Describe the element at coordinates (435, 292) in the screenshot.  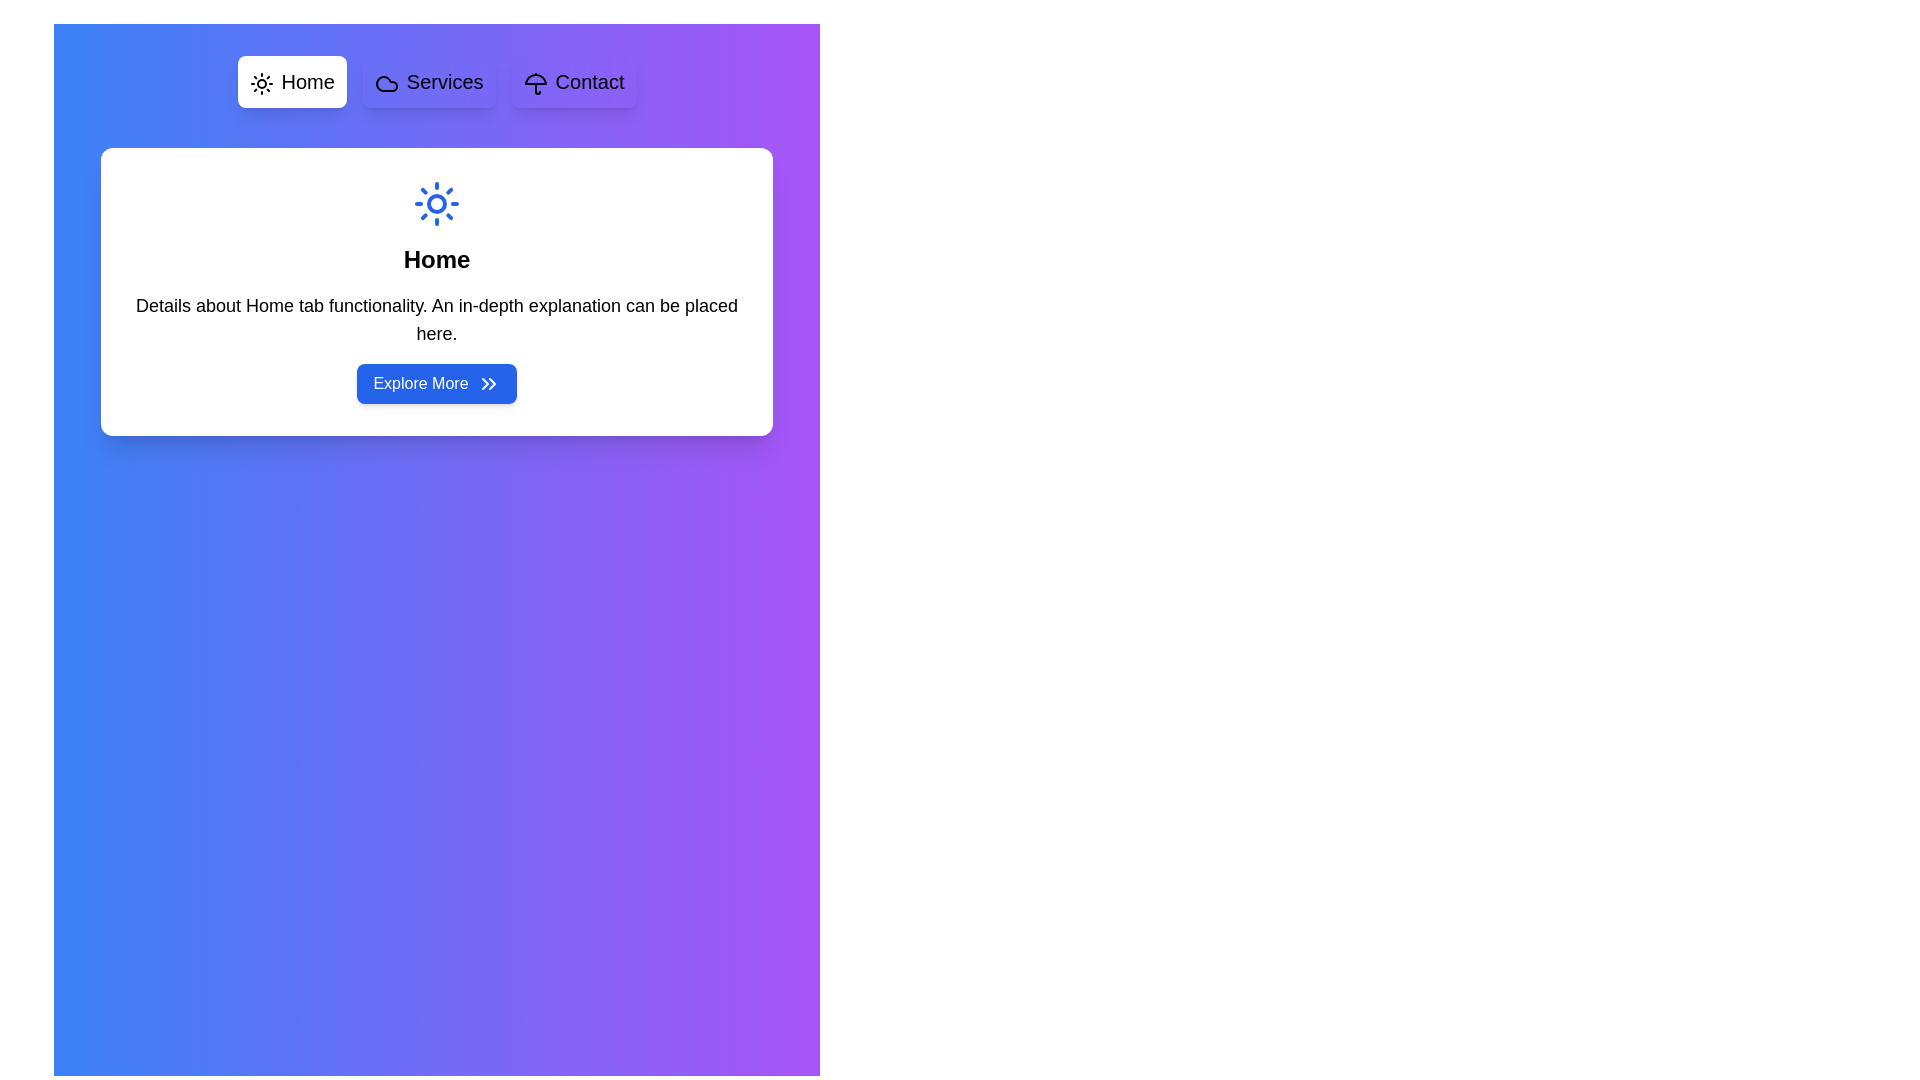
I see `the Information Panel which includes the title 'Home' and the descriptive text explaining the Home tab functionality` at that location.